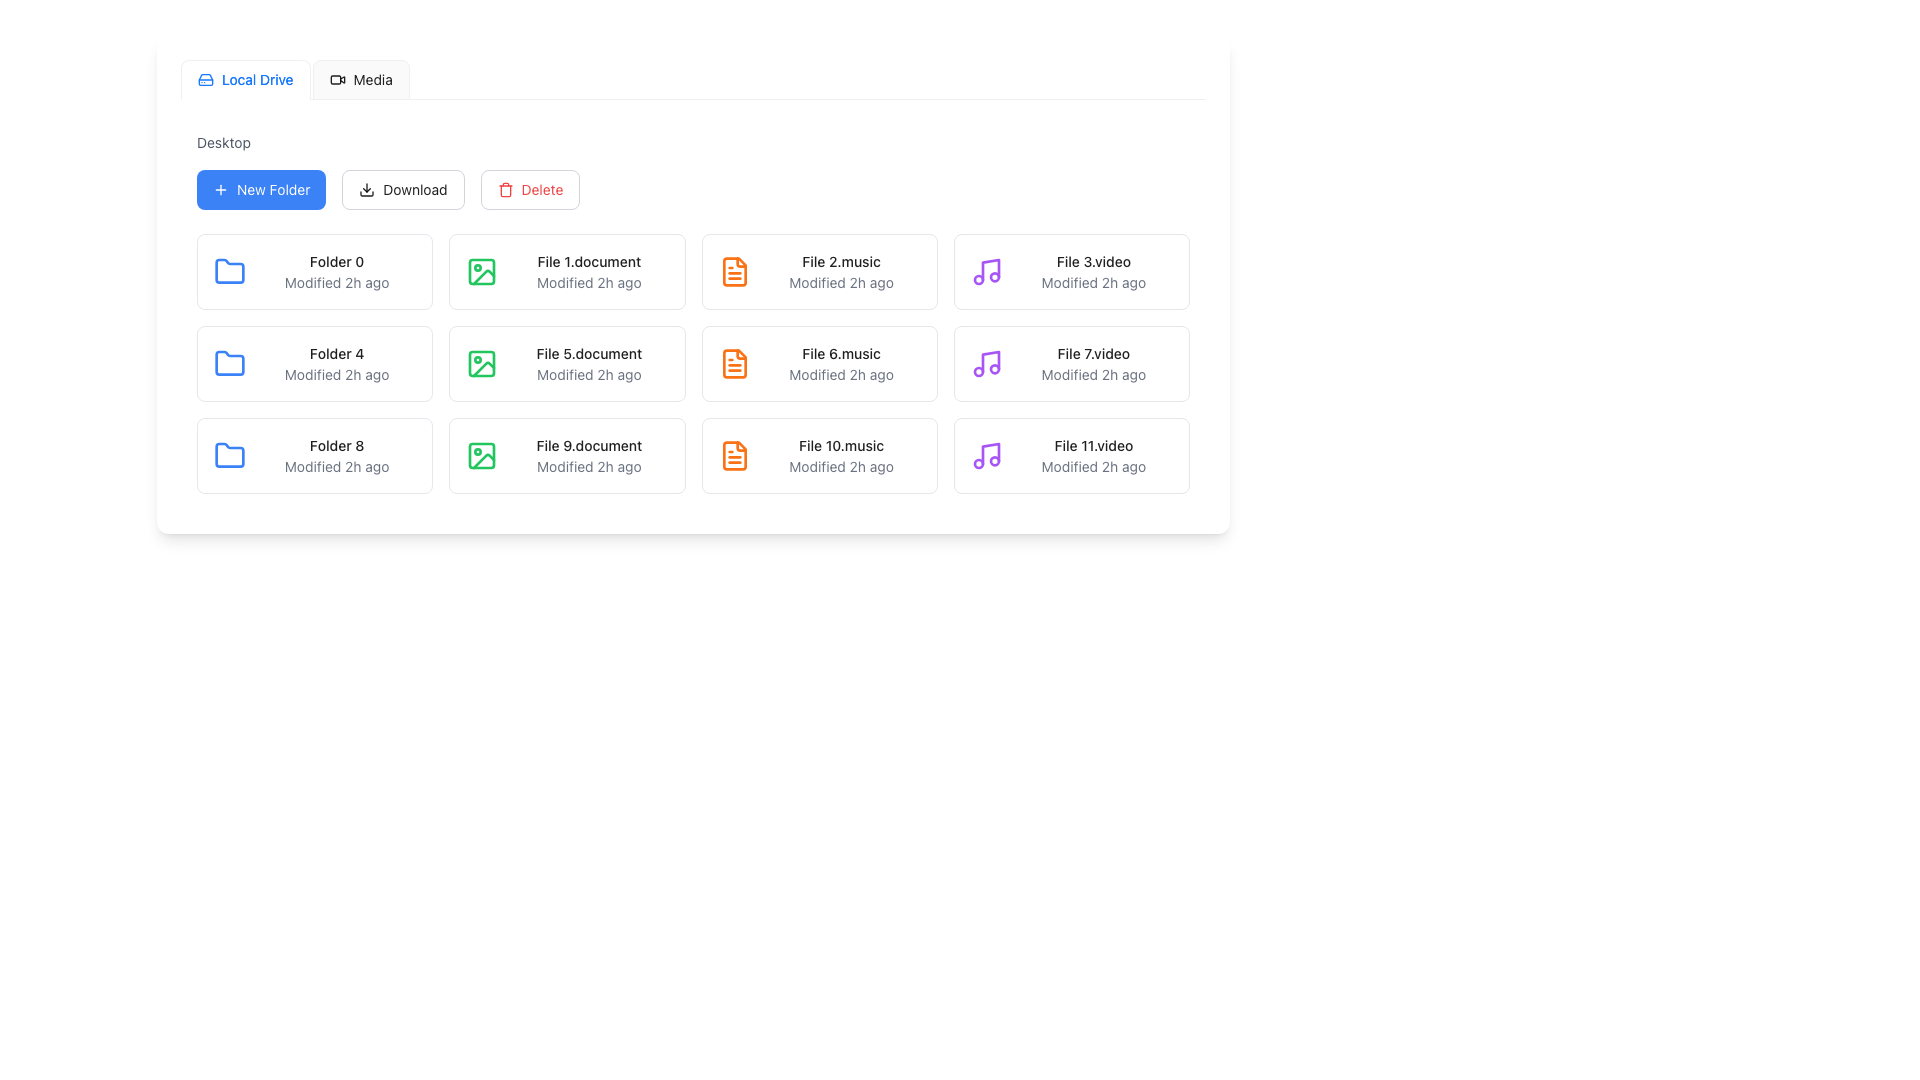 This screenshot has height=1080, width=1920. Describe the element at coordinates (566, 455) in the screenshot. I see `the card-style UI component representing the document named 'File 9.document' located in the last column of the third row in the grid layout` at that location.